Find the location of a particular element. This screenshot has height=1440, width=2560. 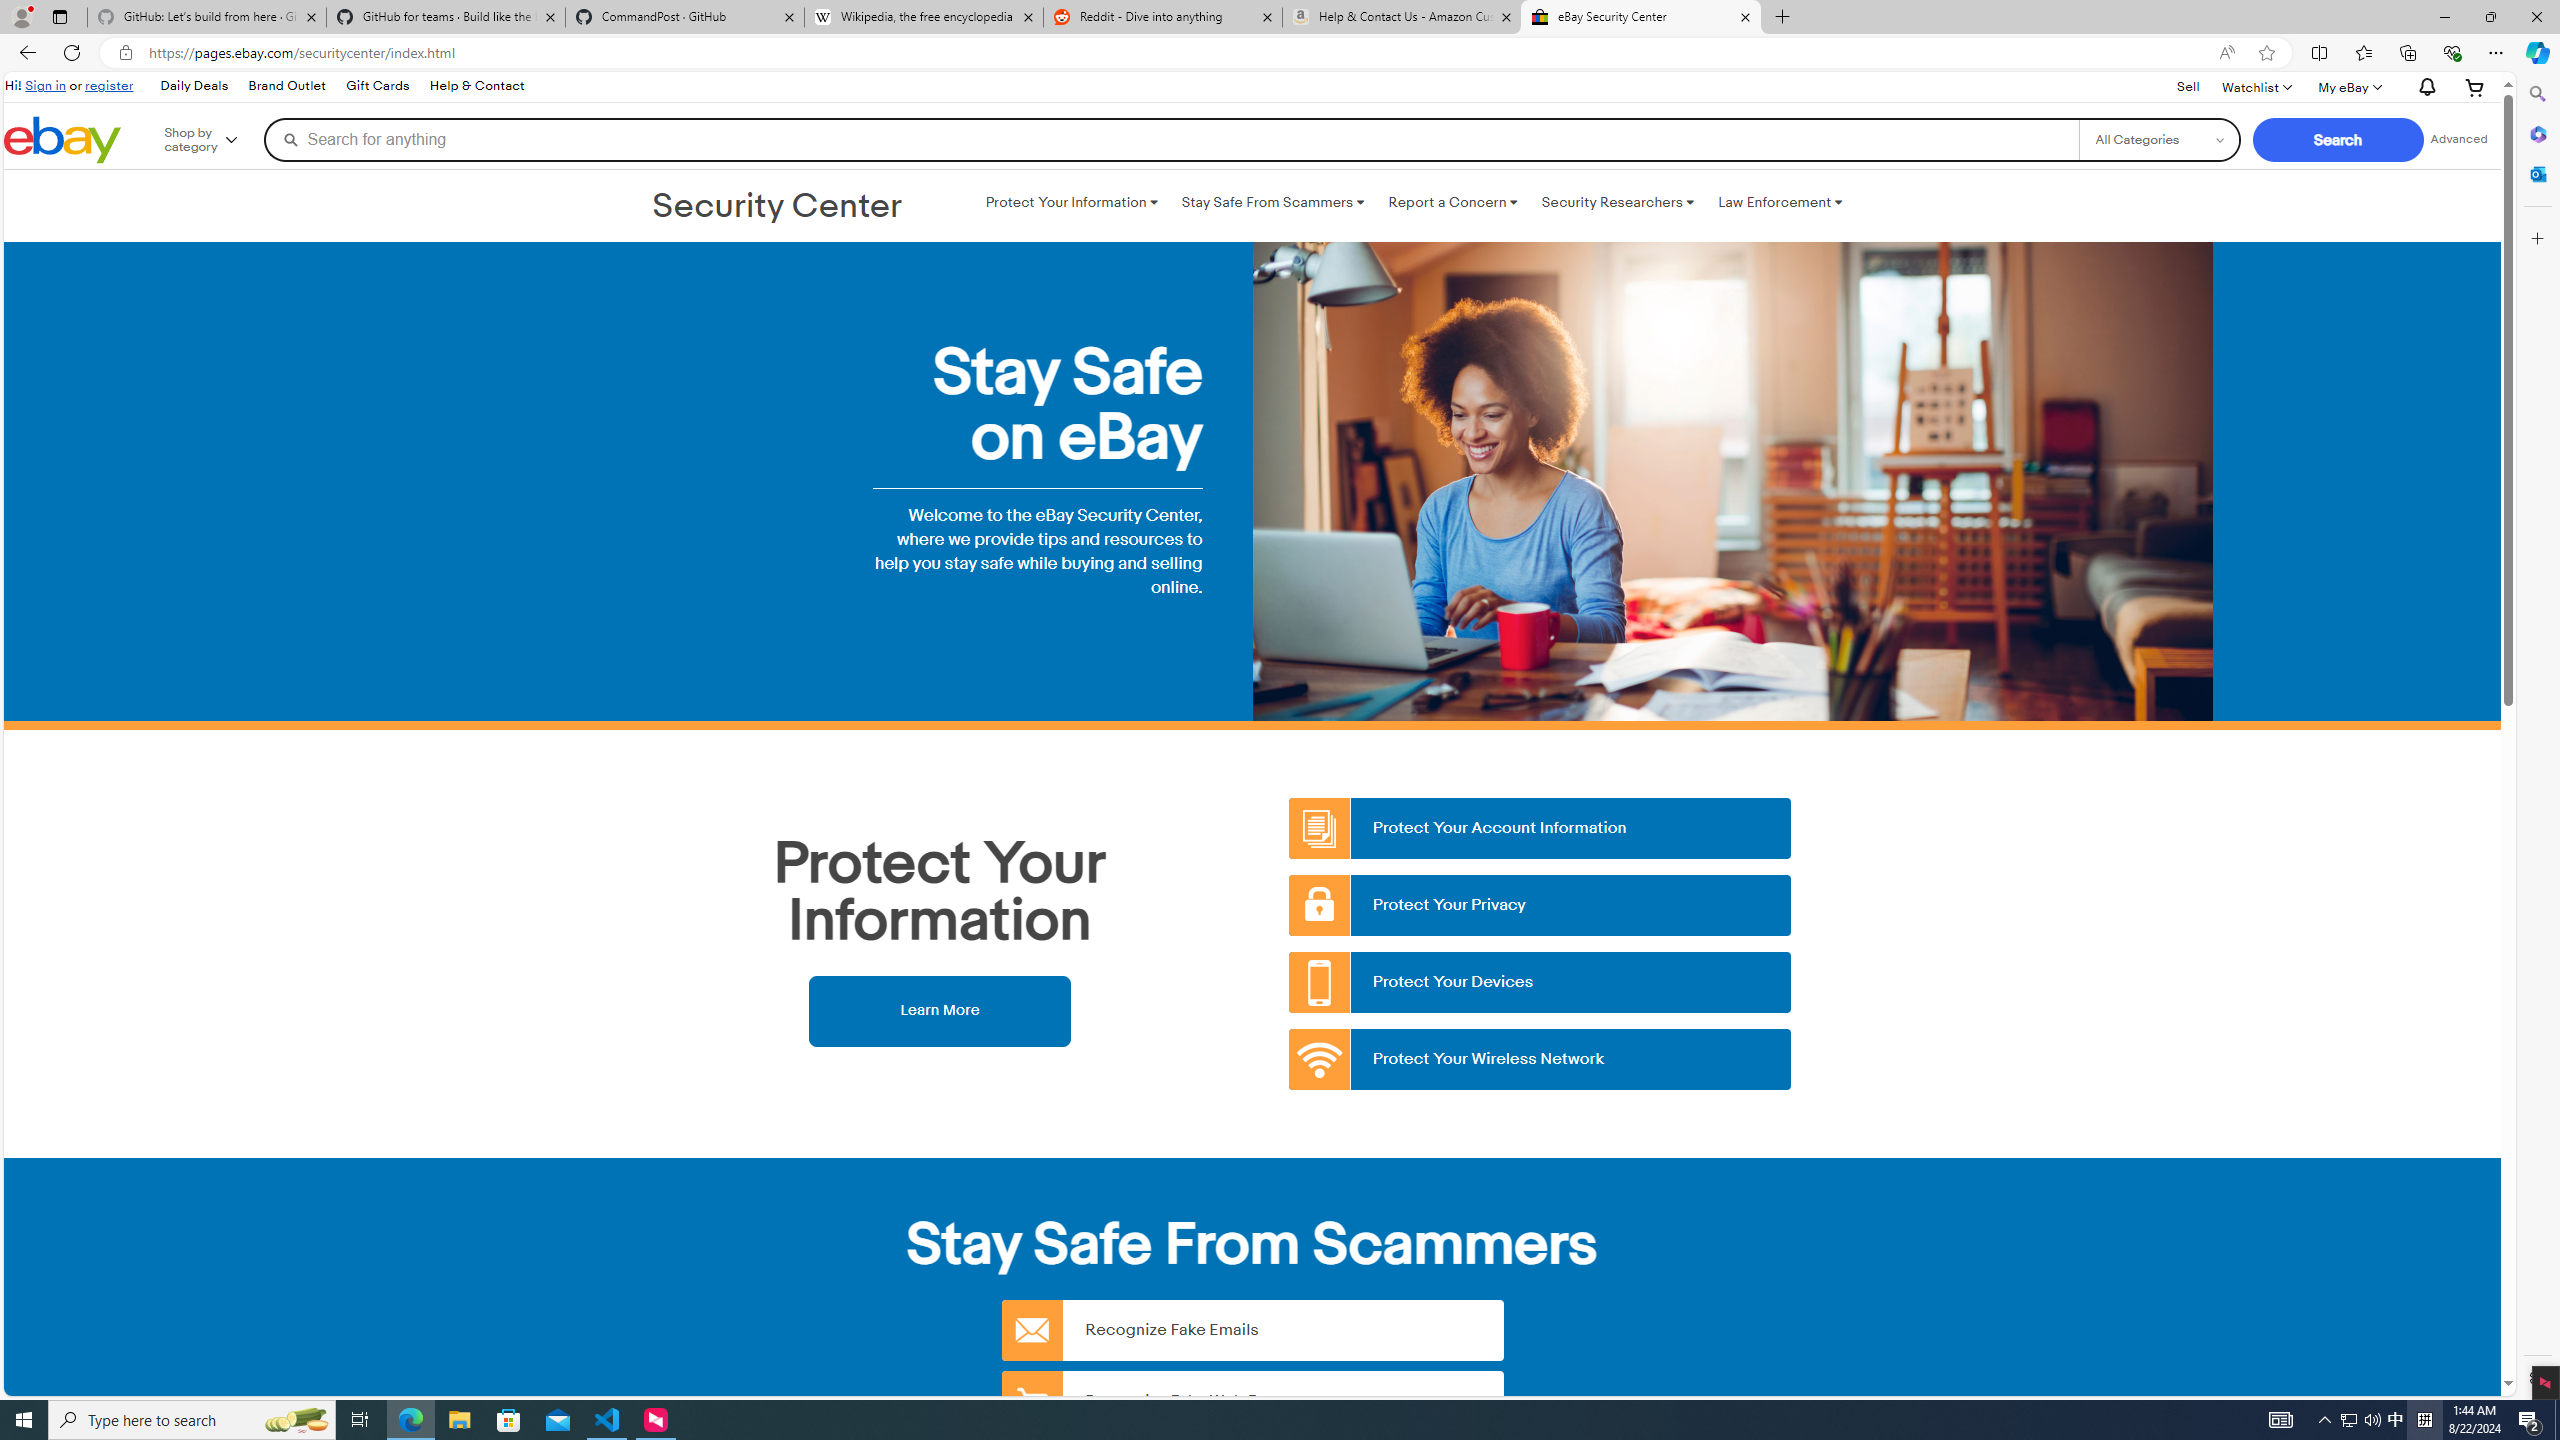

'Law Enforcement ' is located at coordinates (1780, 202).